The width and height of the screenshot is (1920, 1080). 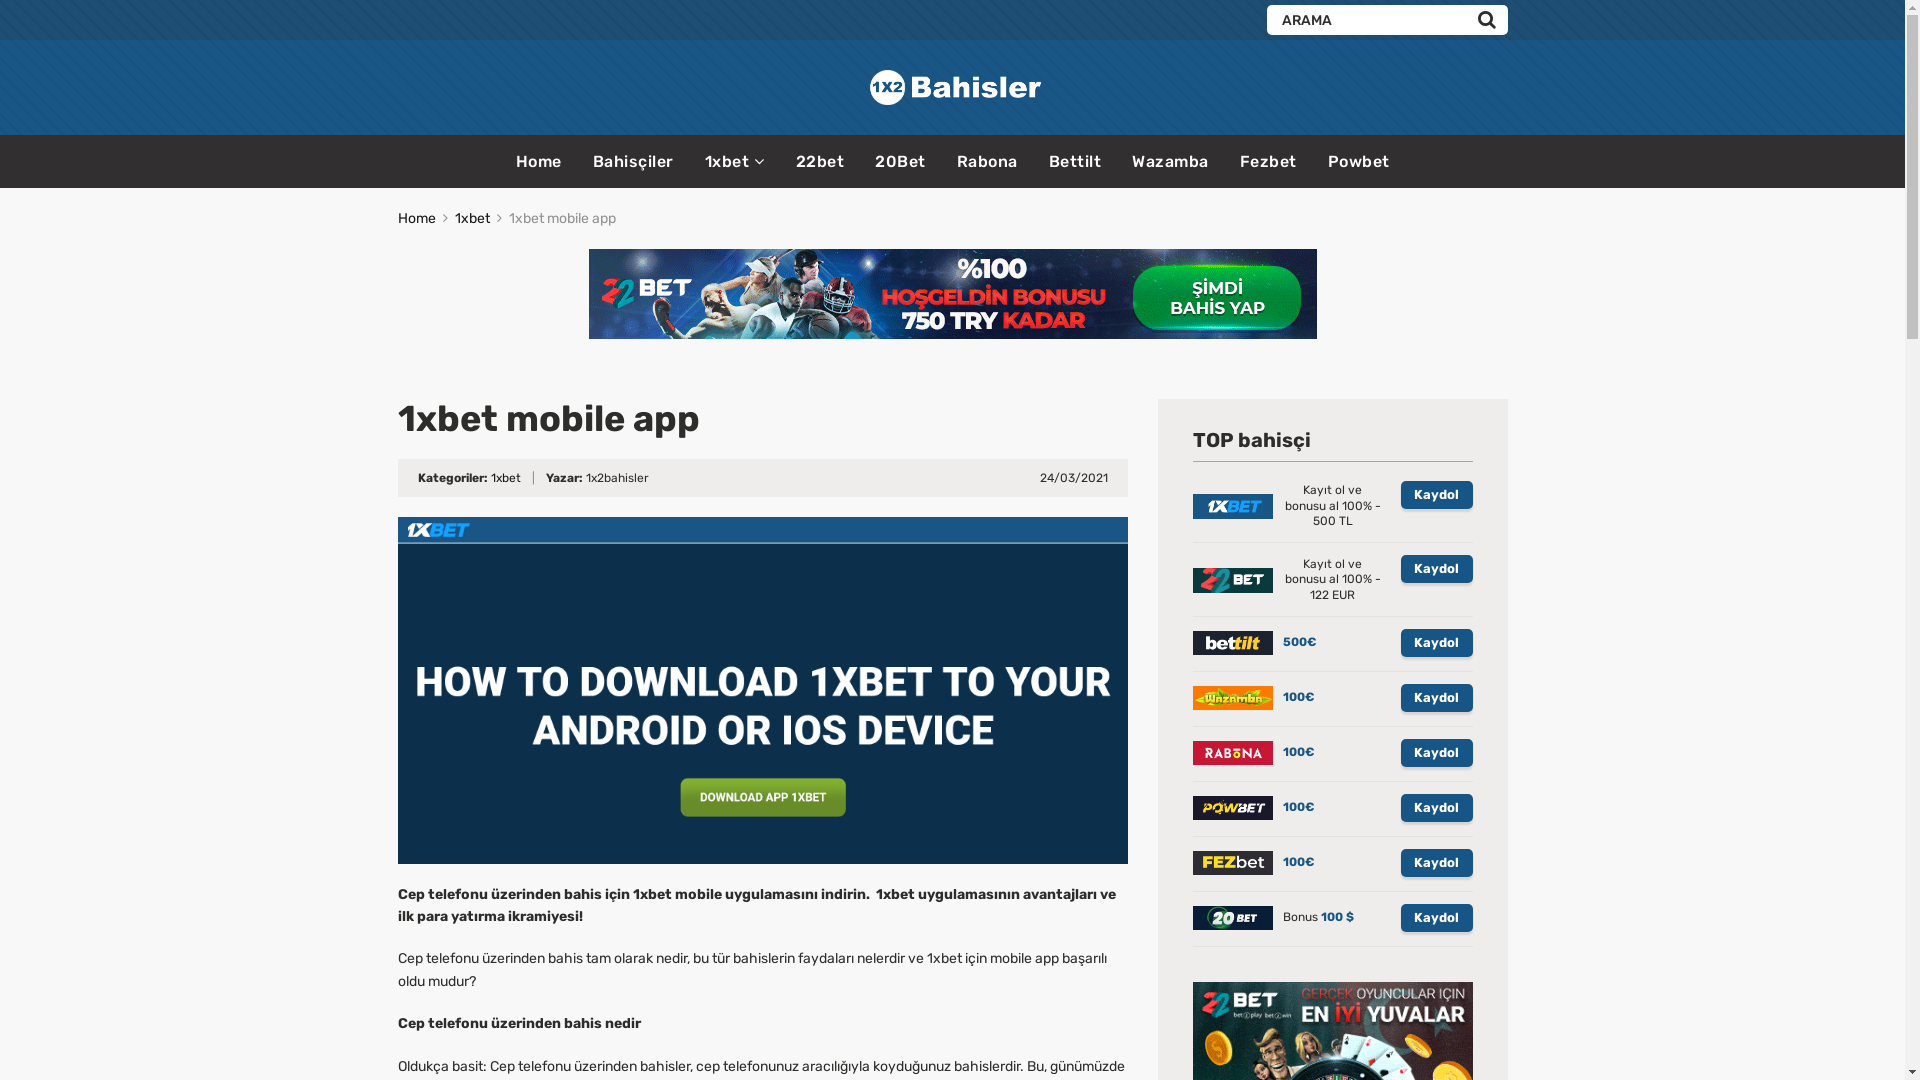 I want to click on 'Wazamba', so click(x=1170, y=161).